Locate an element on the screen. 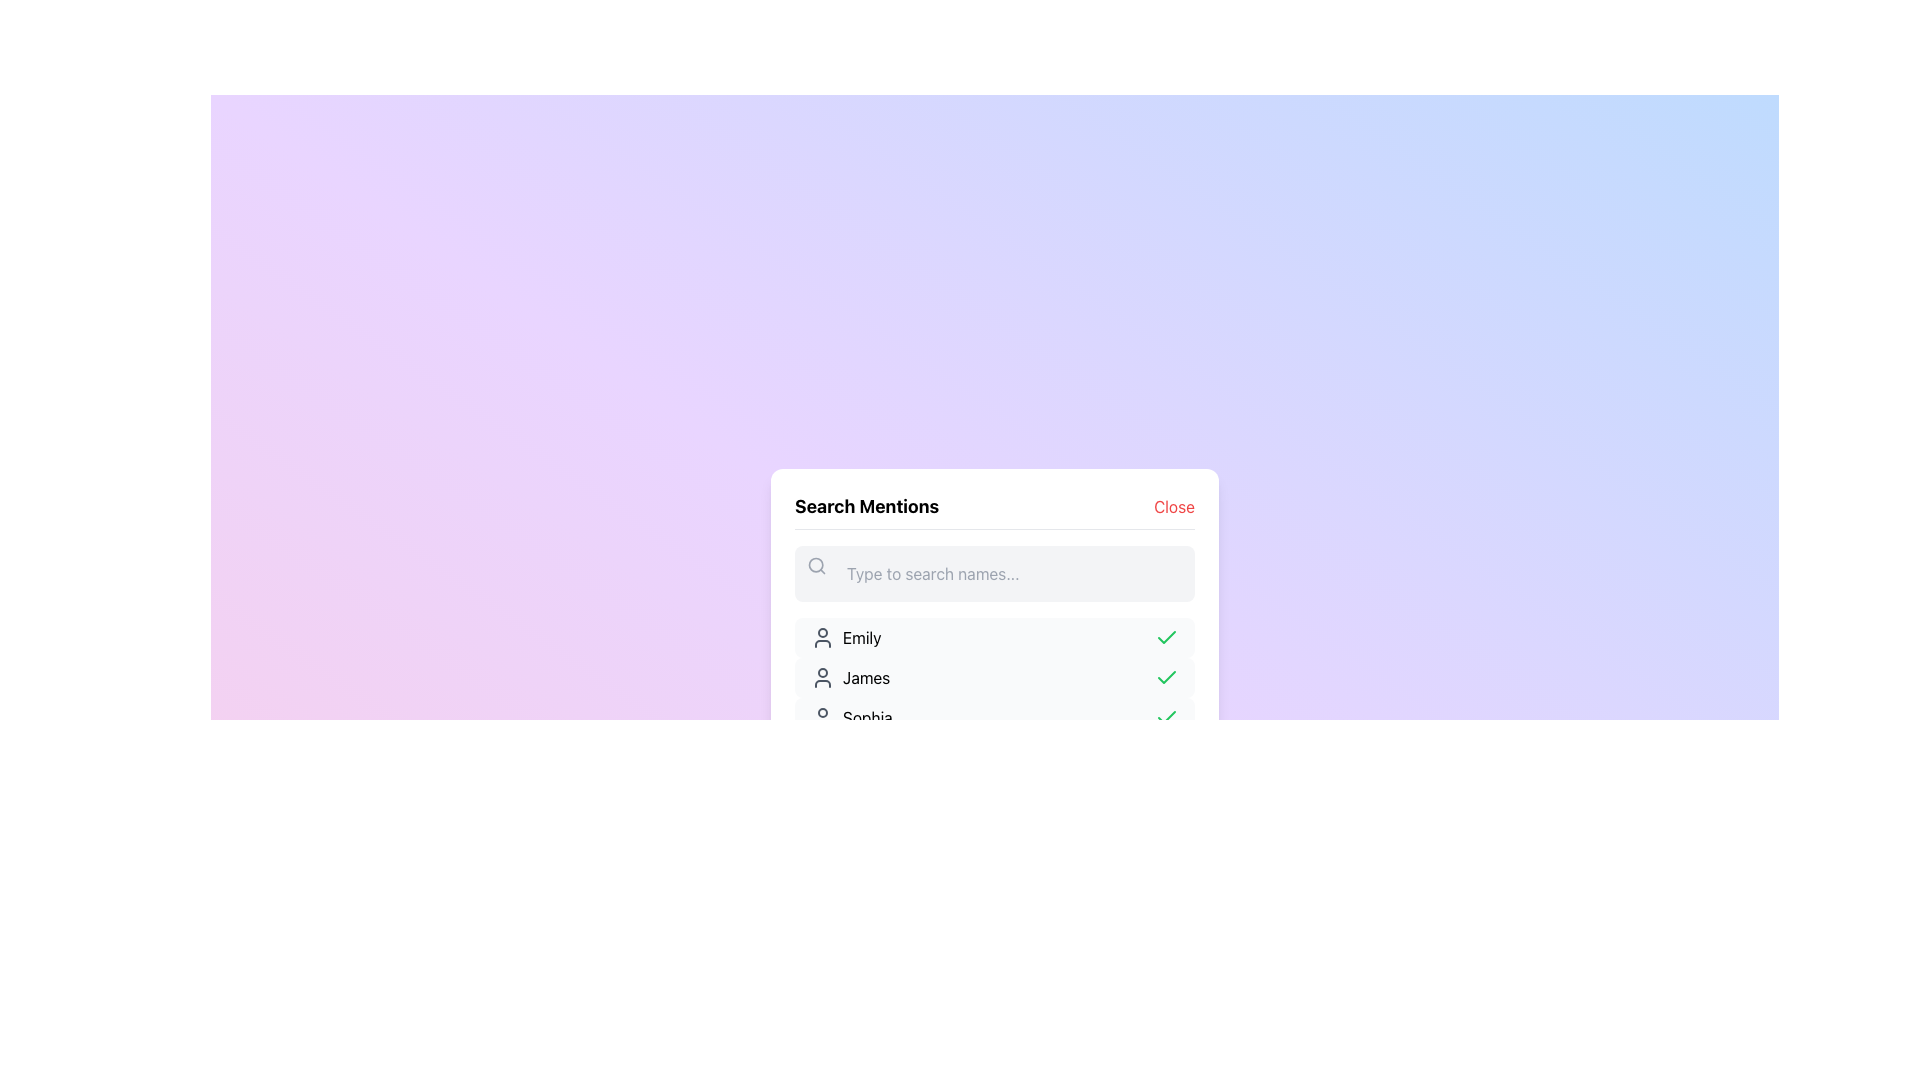 The width and height of the screenshot is (1920, 1080). the search bar element, which is a gray rounded rectangle with a magnifying glass icon and the placeholder text 'Type to search names...' is located at coordinates (994, 573).